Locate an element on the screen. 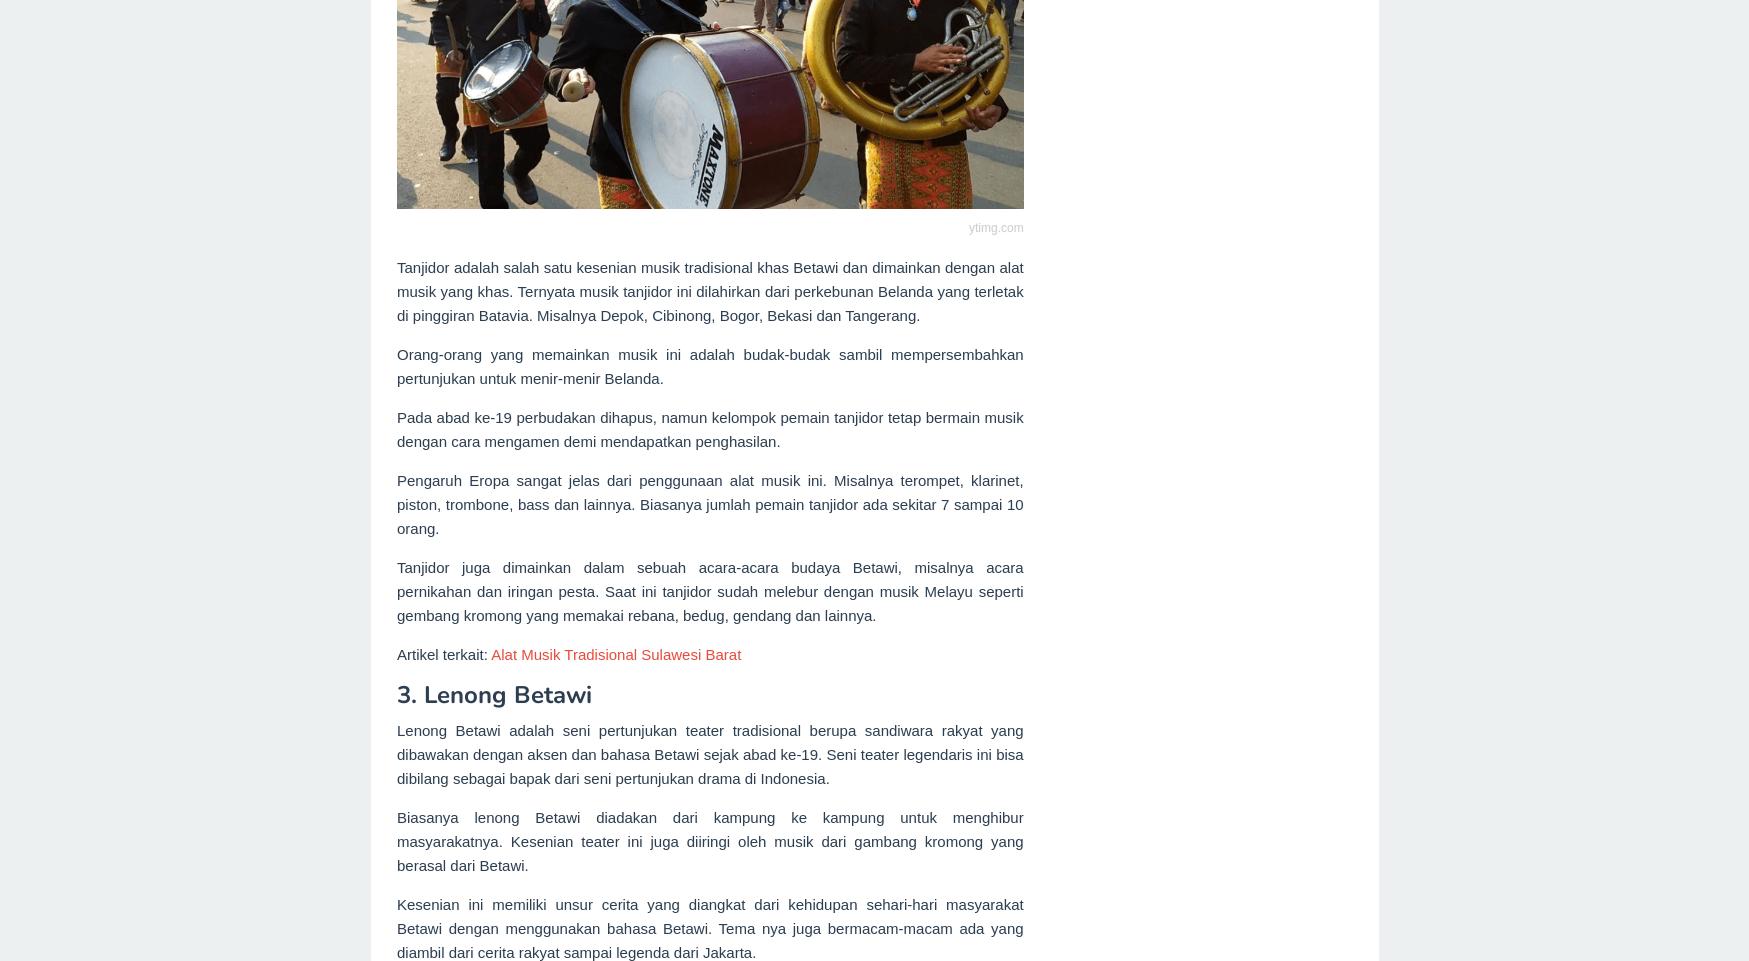  'Tanjidor juga dimainkan dalam sebuah acara-acara budaya Betawi, misalnya acara pernikahan dan iringan pesta. Saat ini tanjidor sudah melebur dengan musik Melayu seperti gembang kromong yang memakai rebana, bedug, gendang dan lainnya.' is located at coordinates (397, 591).